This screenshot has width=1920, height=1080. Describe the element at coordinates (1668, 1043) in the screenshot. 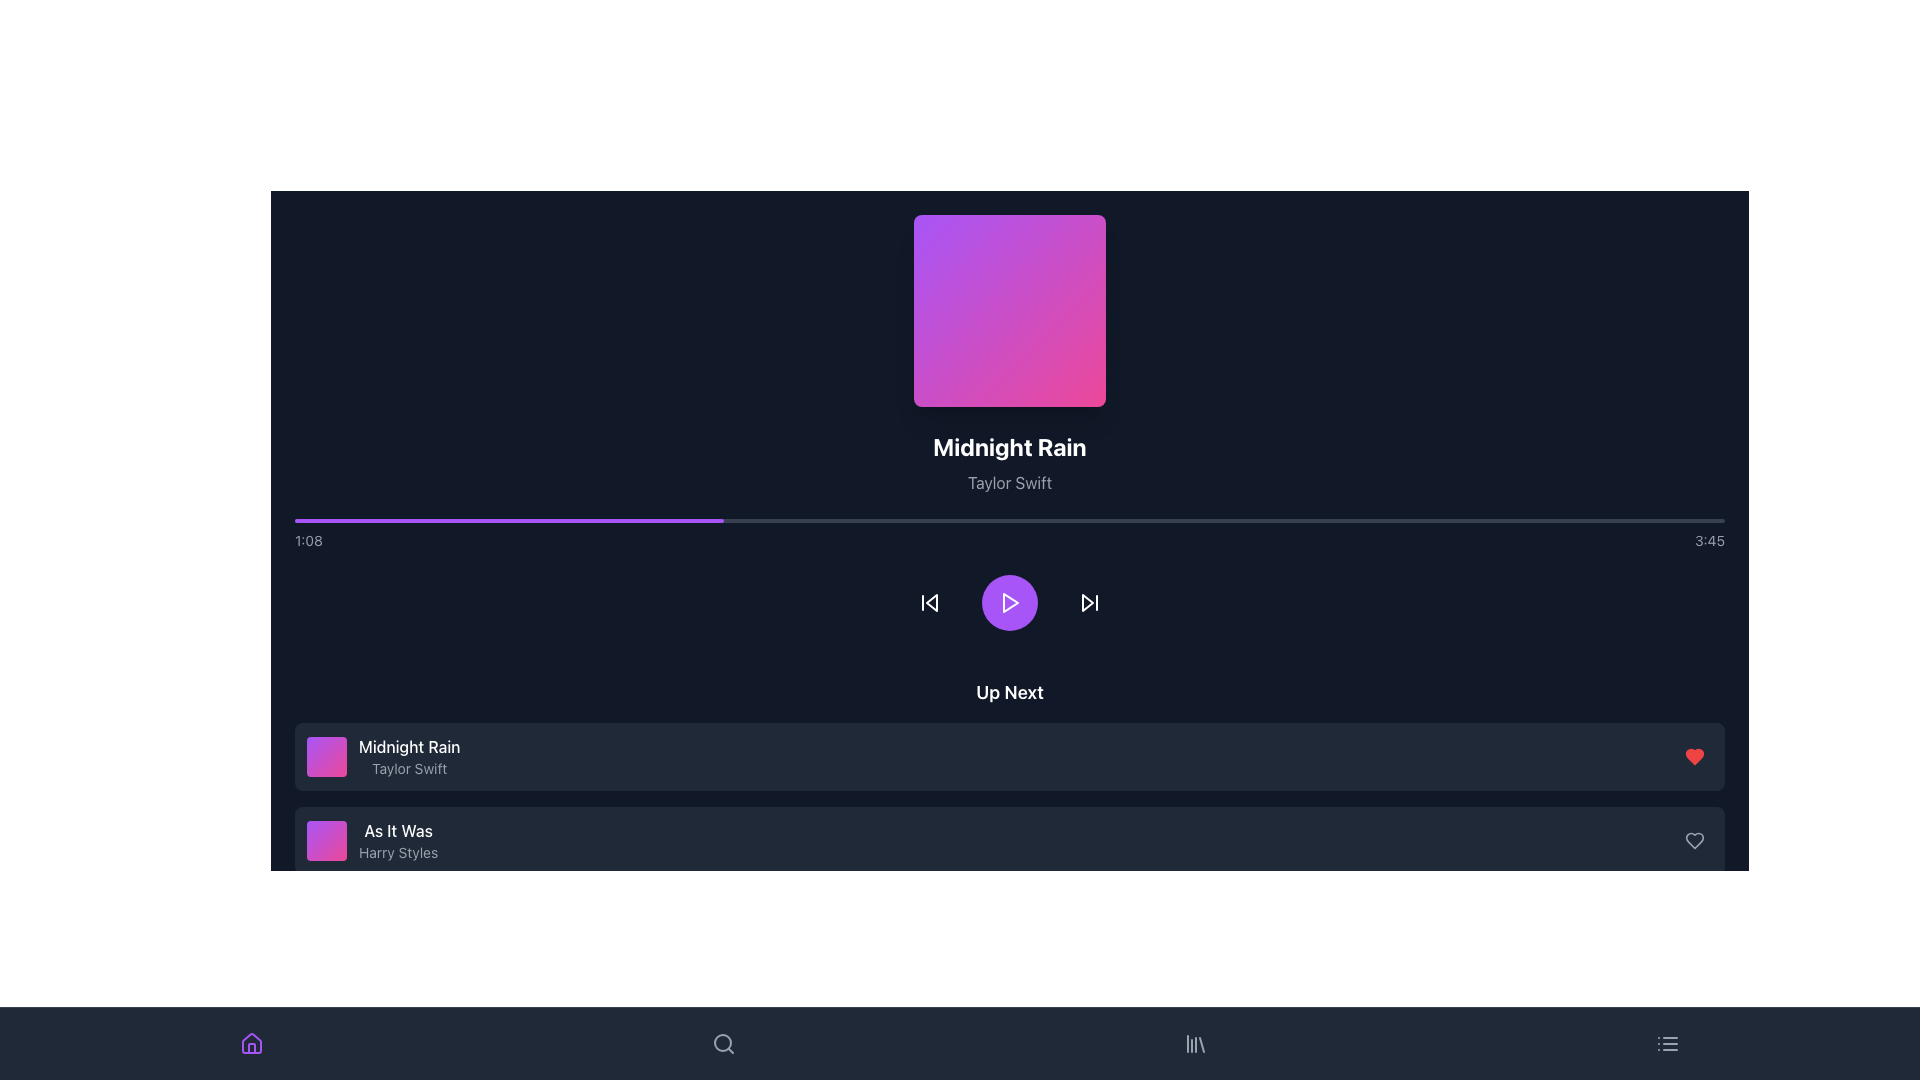

I see `the list icon consisting of three horizontal lines located in the bottom-right section of the footer area` at that location.